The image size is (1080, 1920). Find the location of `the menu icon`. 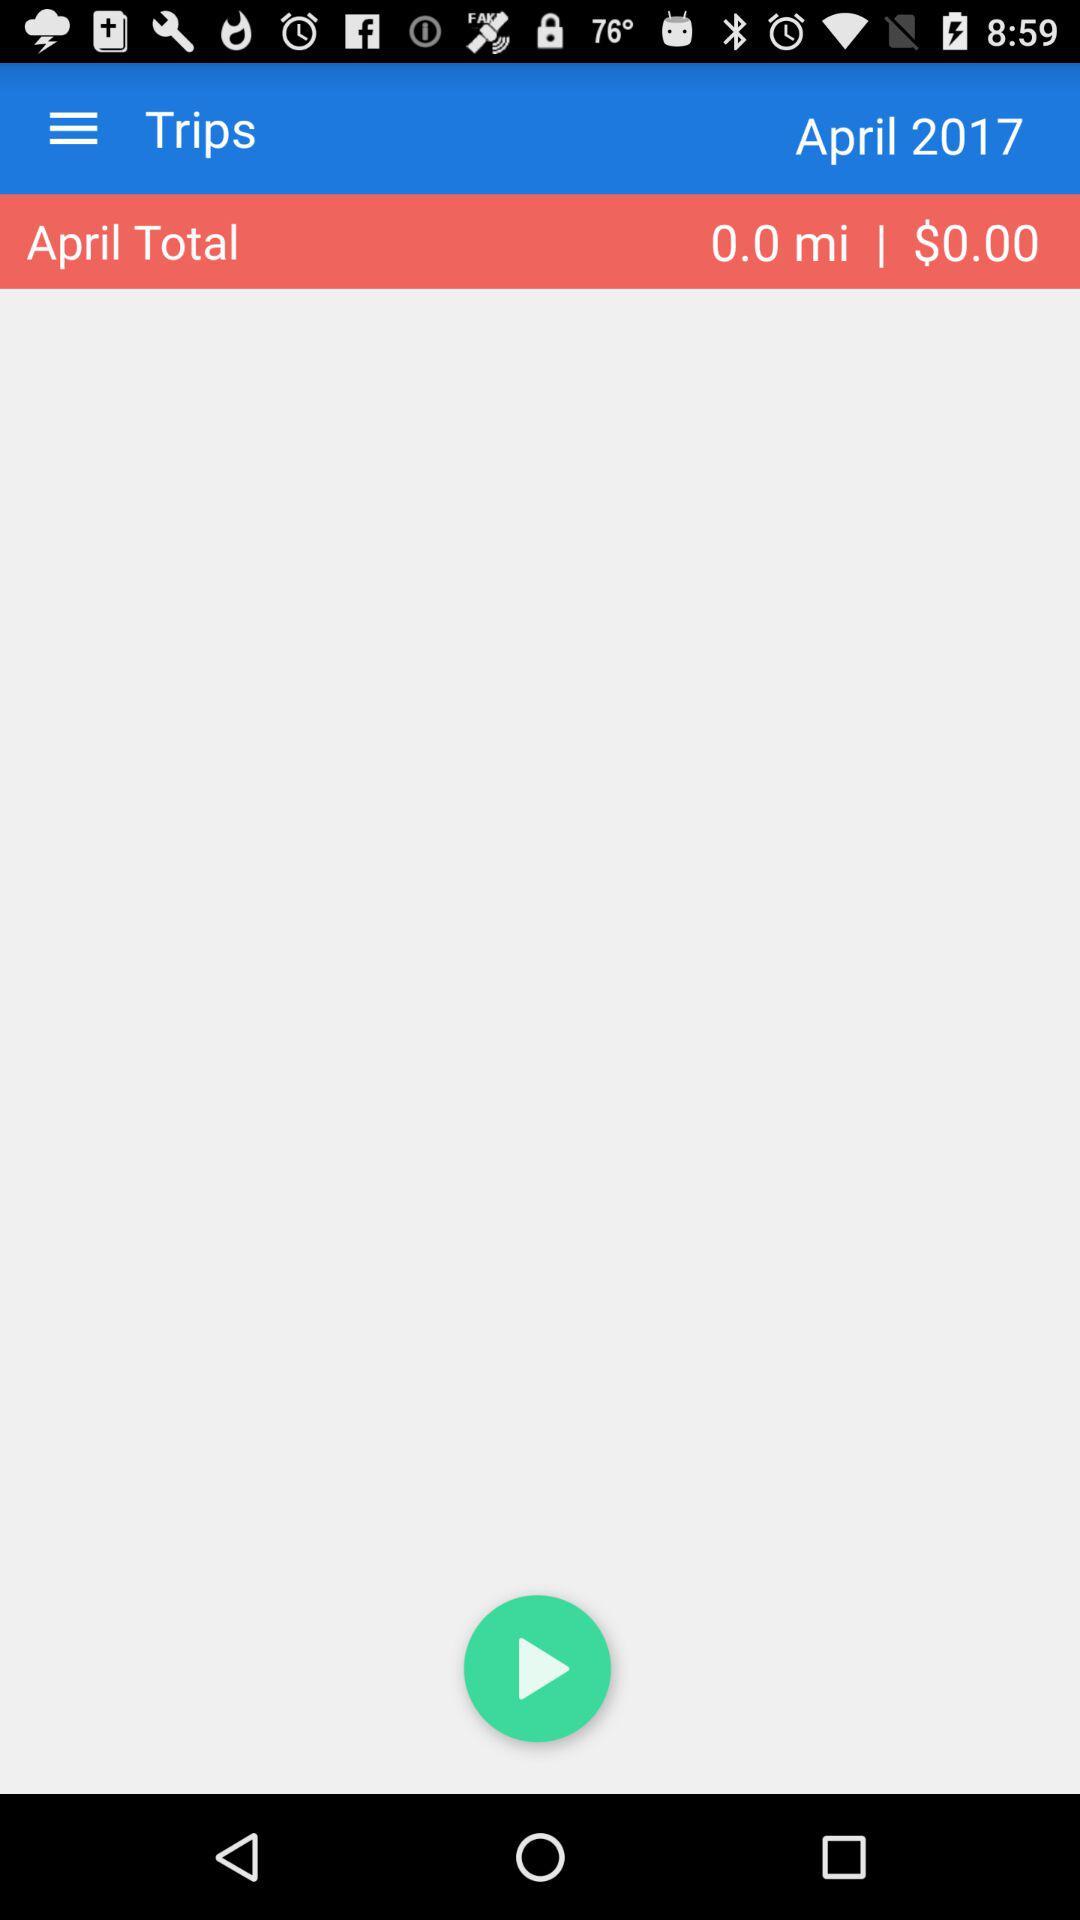

the menu icon is located at coordinates (72, 136).